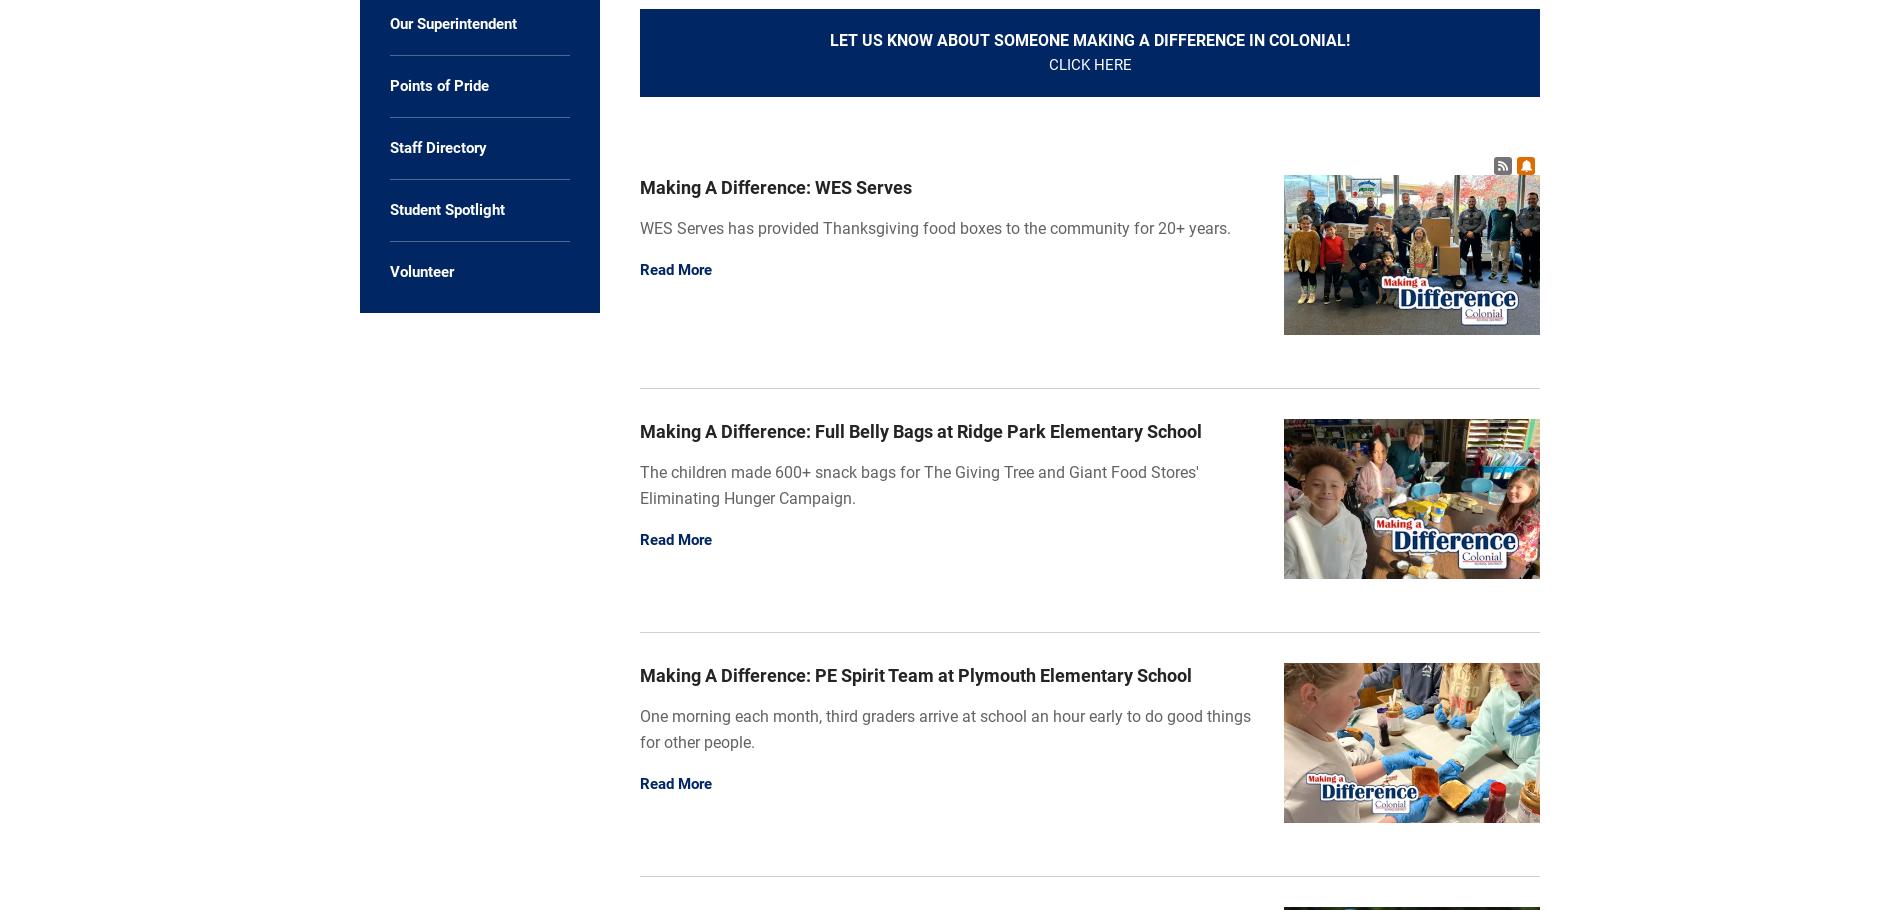 This screenshot has height=910, width=1900. I want to click on 'Let us know about someone Making A Difference in Colonial!', so click(1090, 40).